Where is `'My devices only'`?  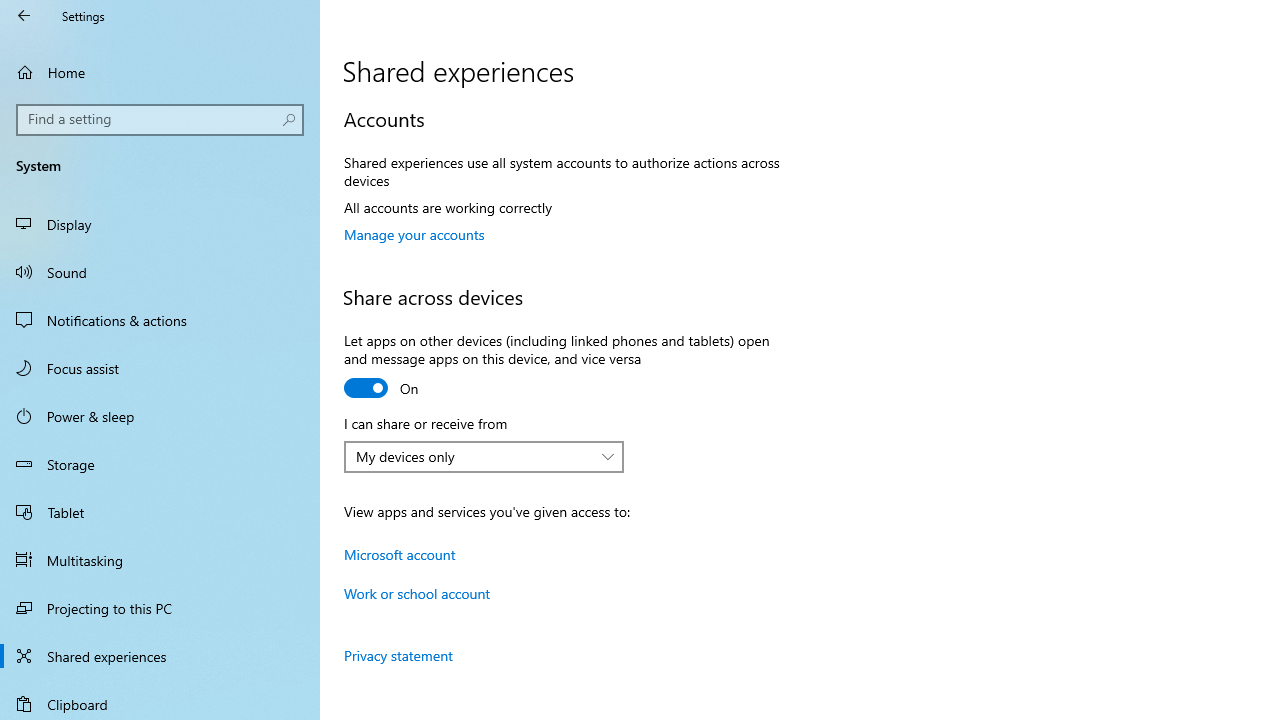 'My devices only' is located at coordinates (472, 456).